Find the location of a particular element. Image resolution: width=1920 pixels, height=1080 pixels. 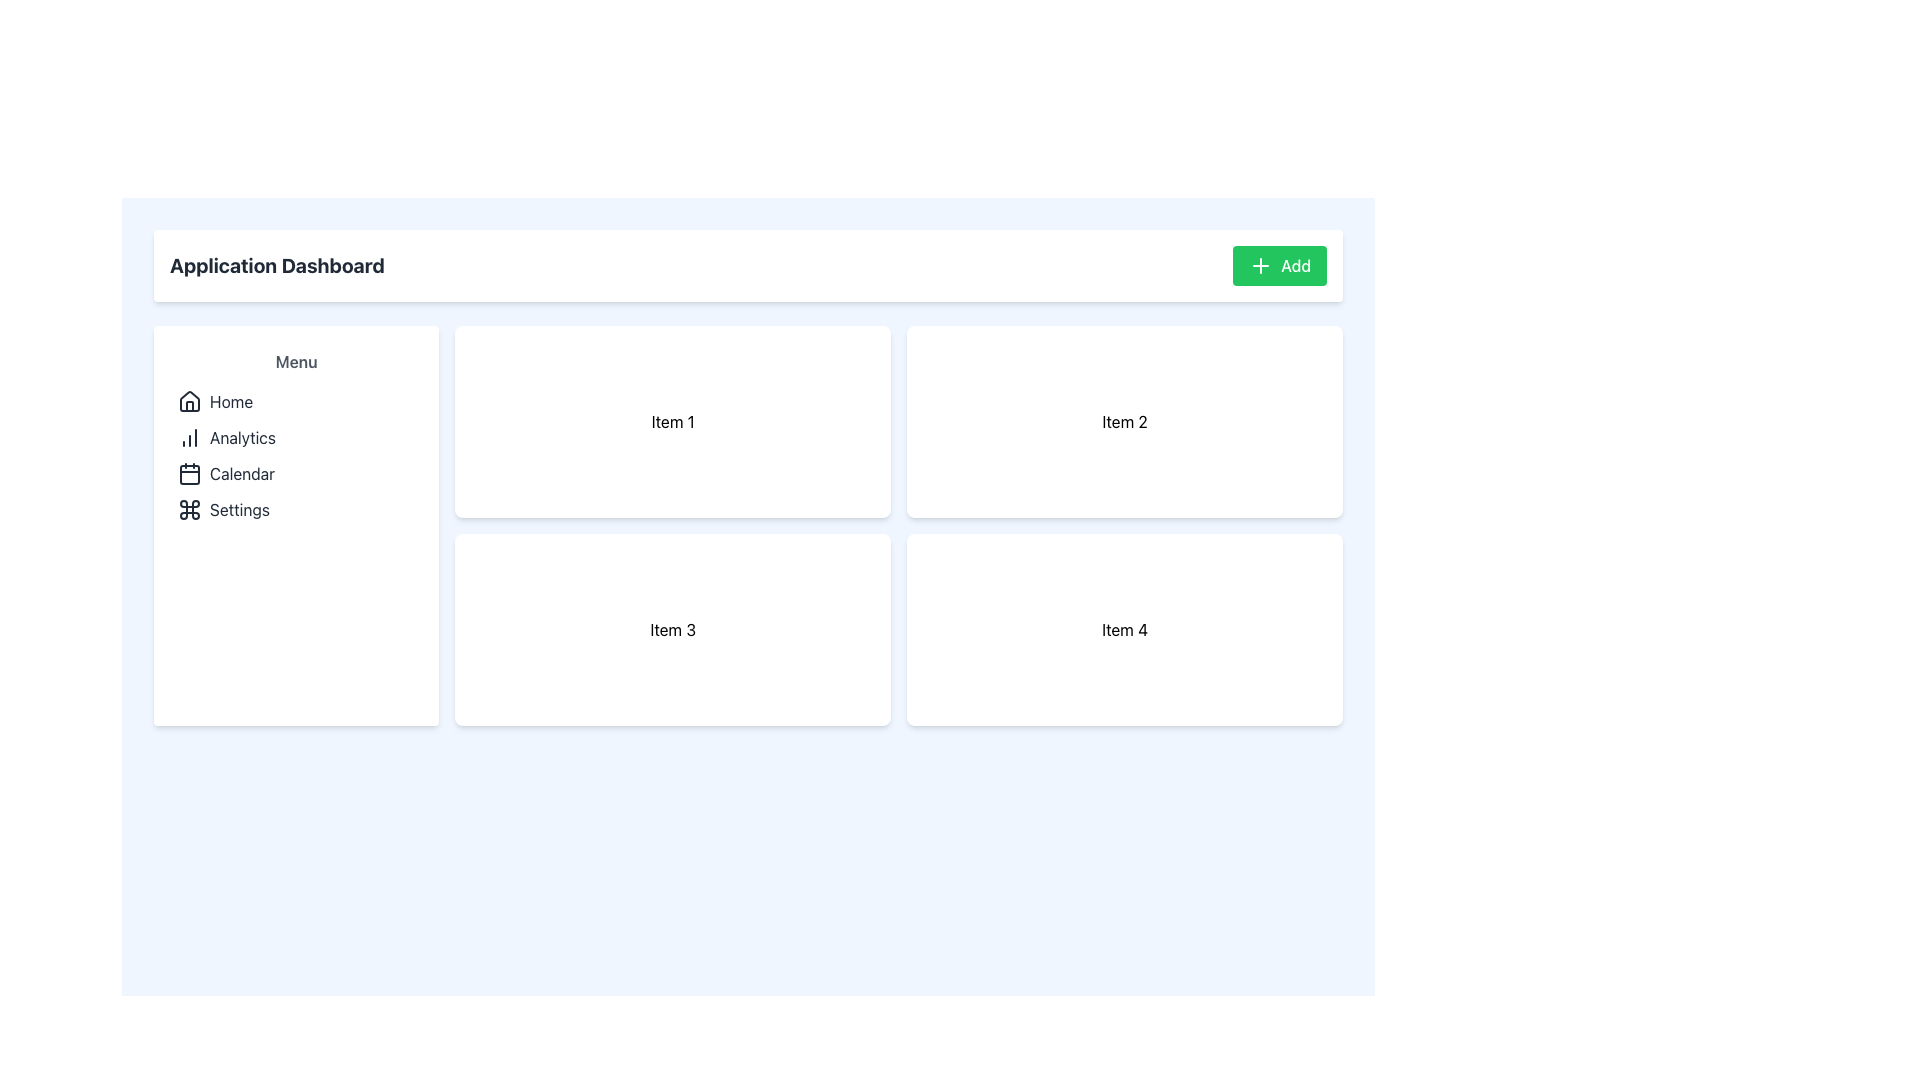

the bar graph icon located next to the 'Analytics' label in the vertical menu on the left side of the interface is located at coordinates (190, 437).